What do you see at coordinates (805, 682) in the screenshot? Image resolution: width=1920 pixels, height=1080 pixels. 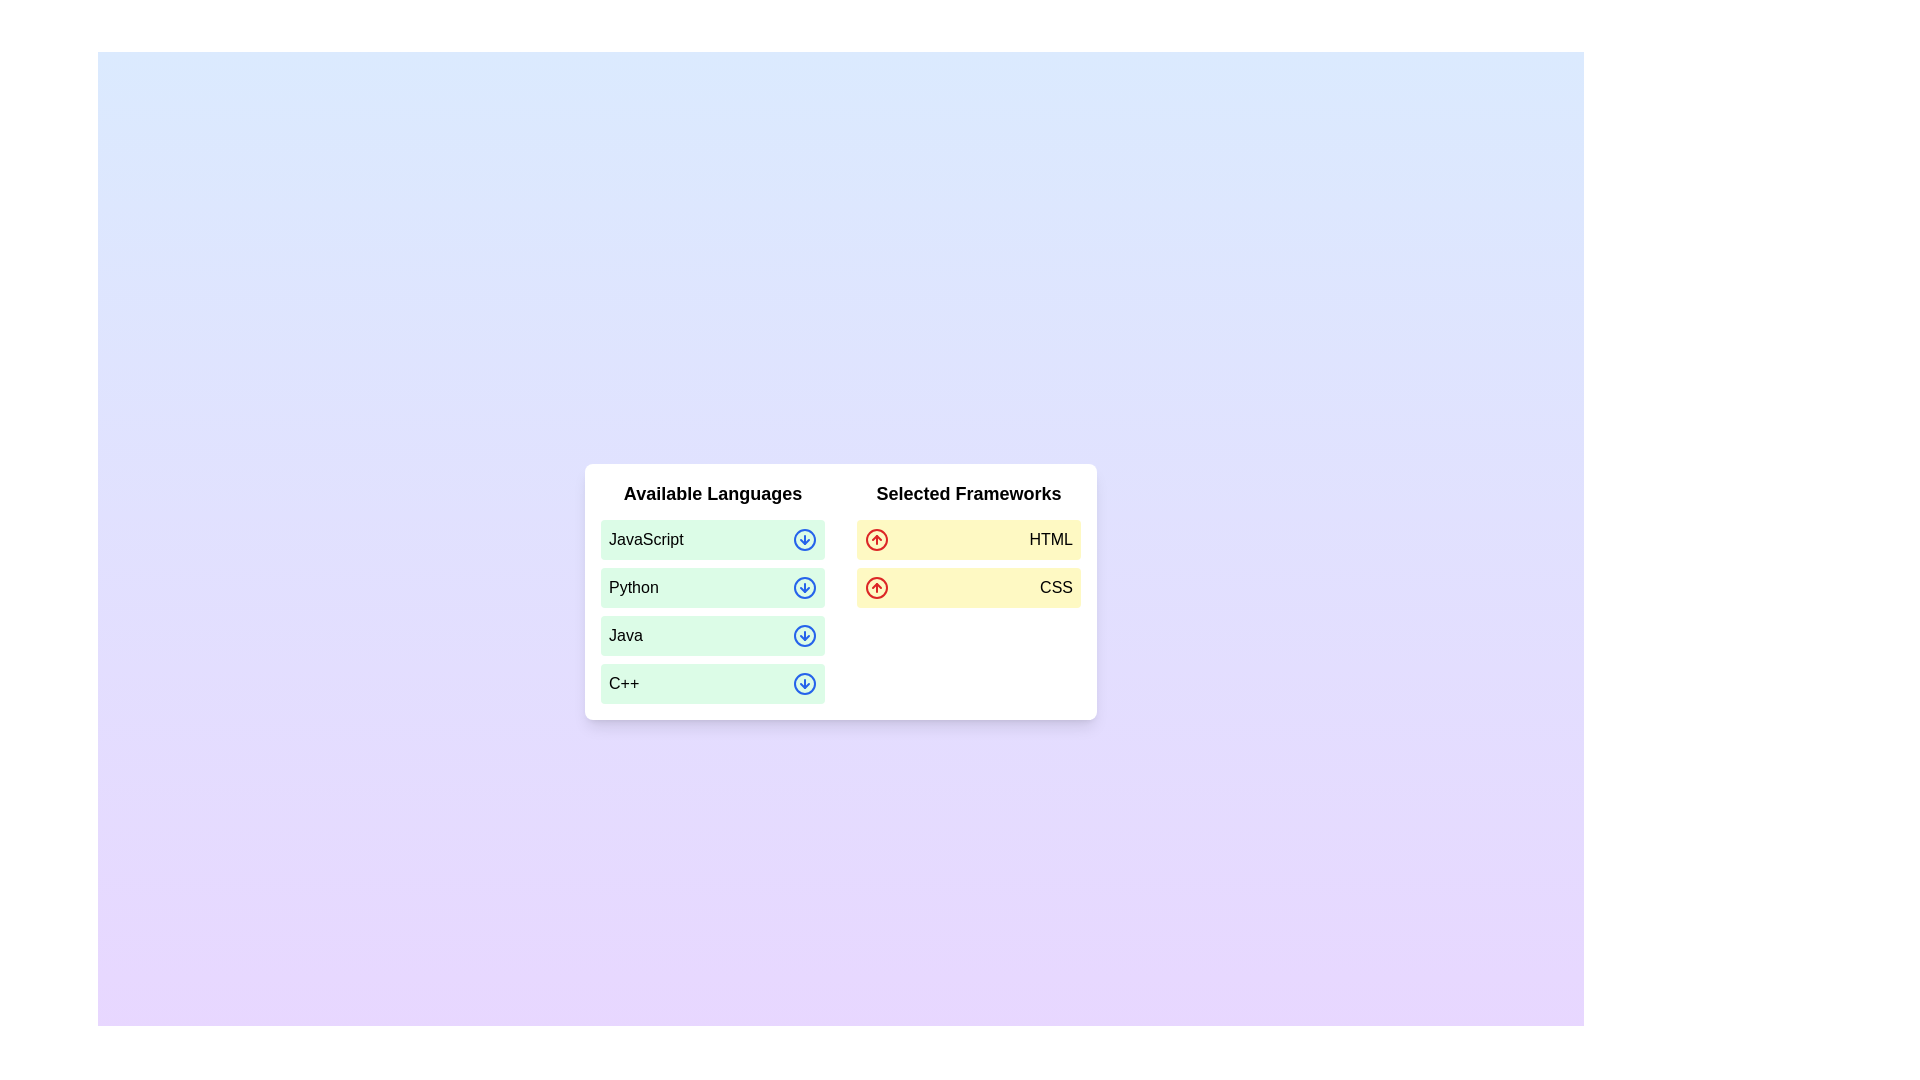 I see `the icon corresponding to C++` at bounding box center [805, 682].